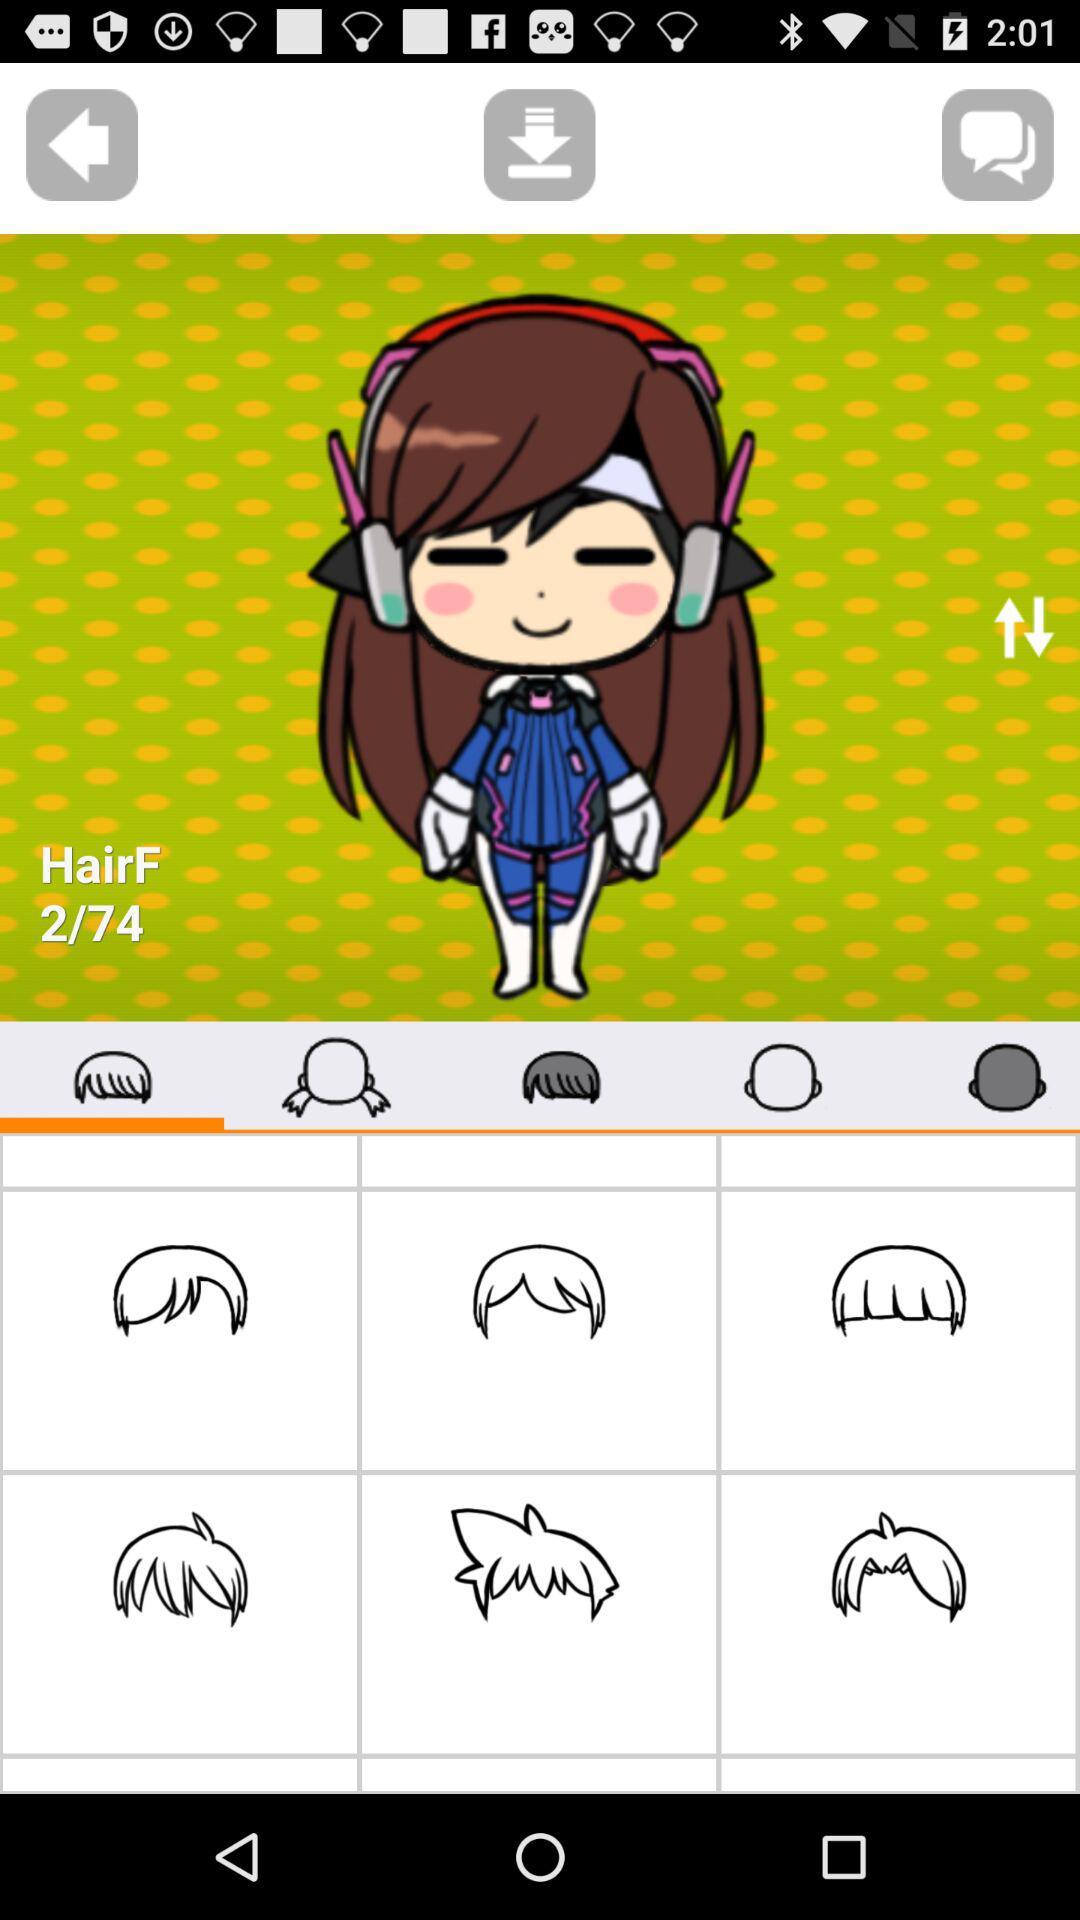 Image resolution: width=1080 pixels, height=1920 pixels. What do you see at coordinates (538, 1614) in the screenshot?
I see `the 5th hair style icon on the web page` at bounding box center [538, 1614].